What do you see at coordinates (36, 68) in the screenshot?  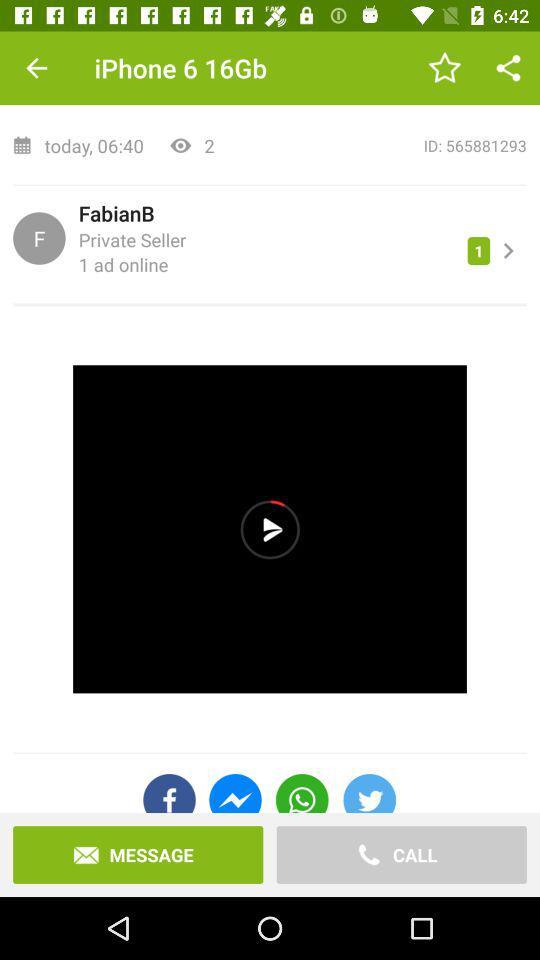 I see `item above the today, 06:40` at bounding box center [36, 68].